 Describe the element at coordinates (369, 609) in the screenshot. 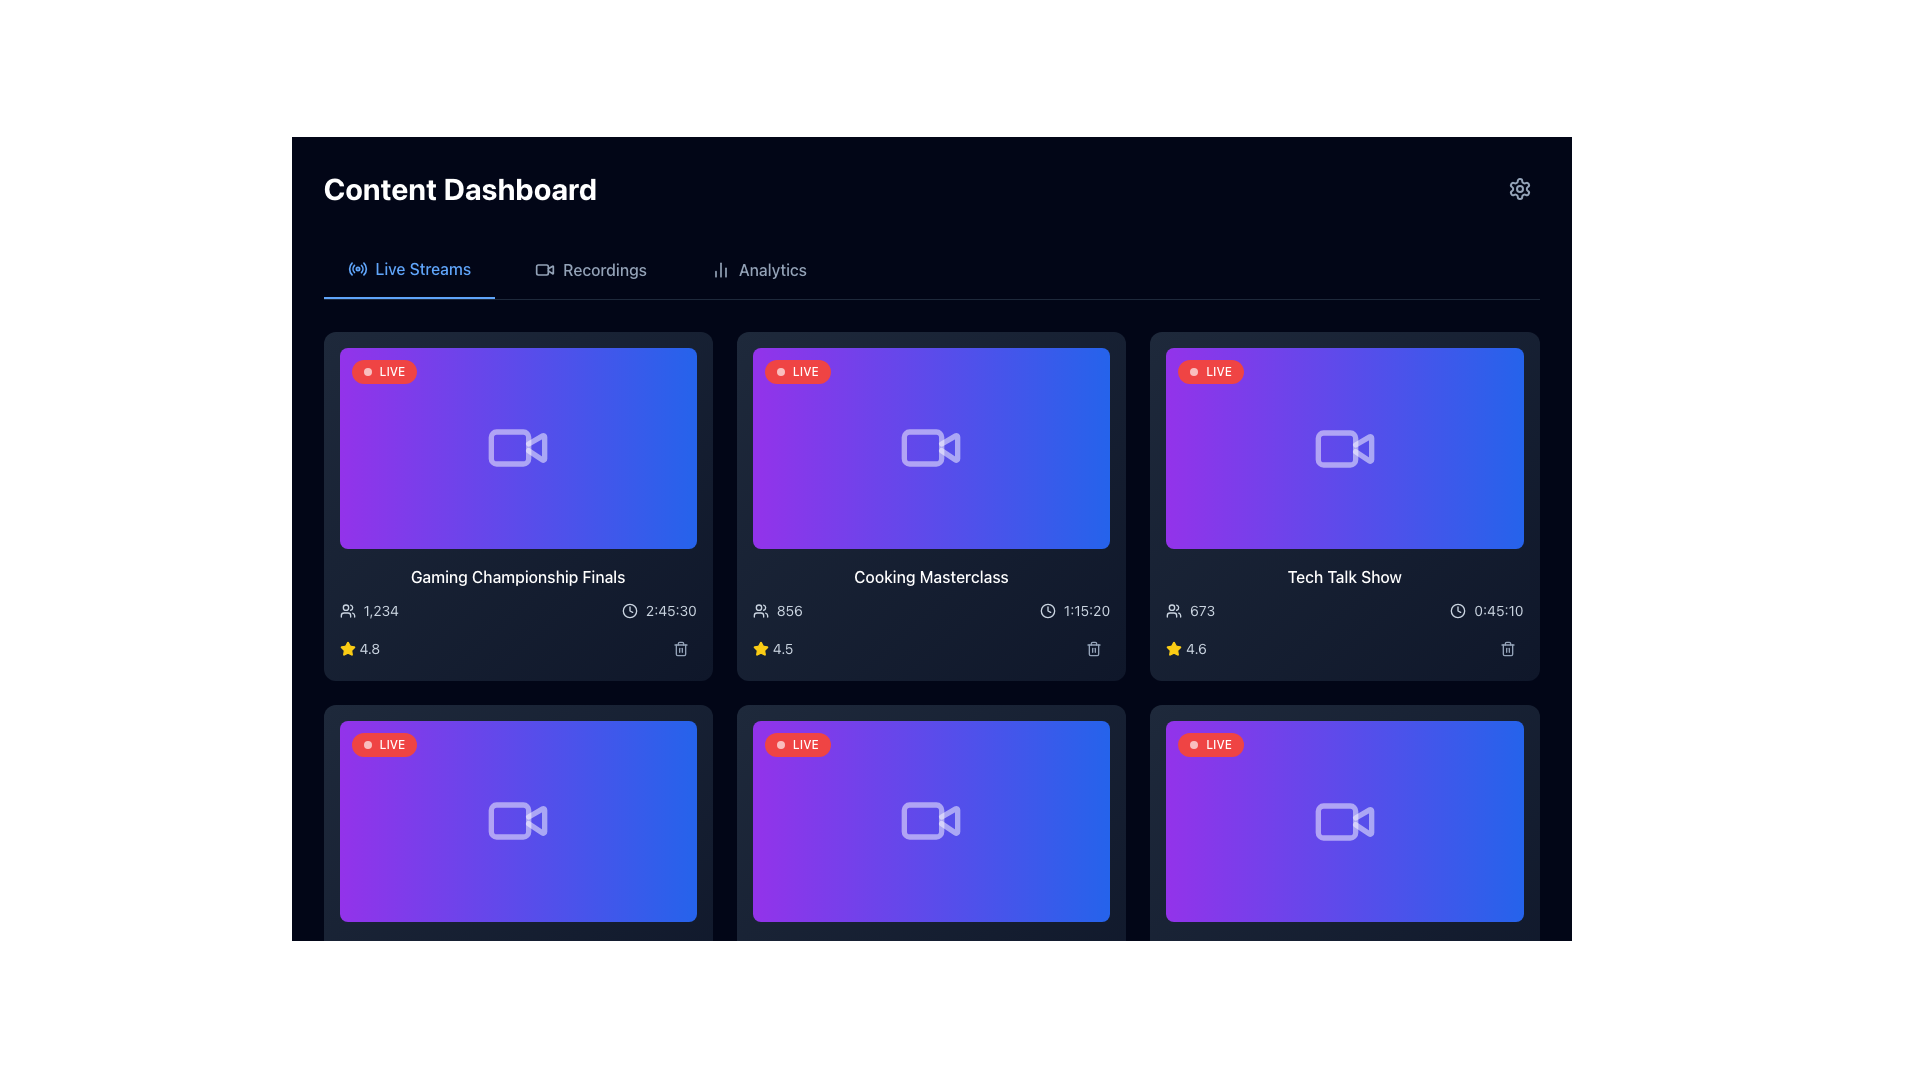

I see `numerical value displayed in the text label showing '1,234', which is styled in slate grey and located below the title of the 'Gaming Championship Finals' content card` at that location.